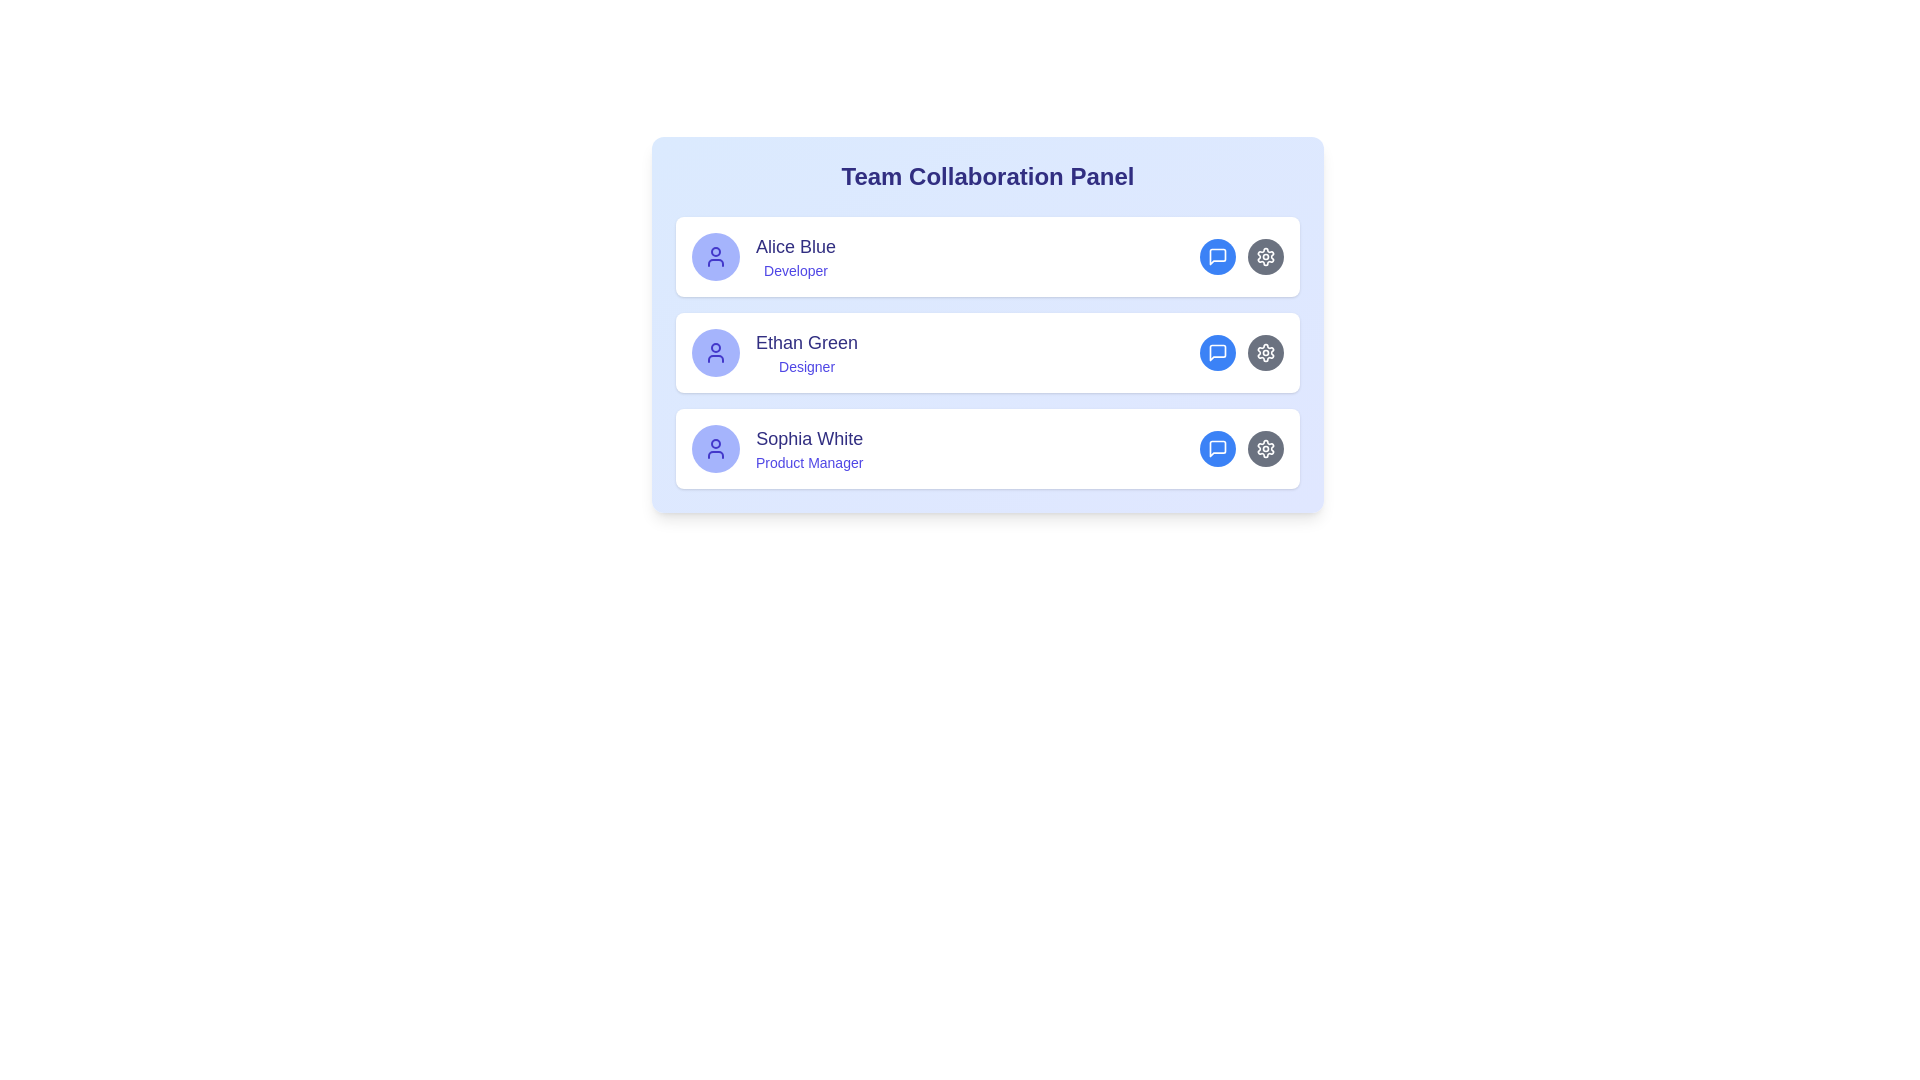  What do you see at coordinates (988, 176) in the screenshot?
I see `the bold, large text element reading 'Team Collaboration Panel' at the top center of the rounded gradient background box` at bounding box center [988, 176].